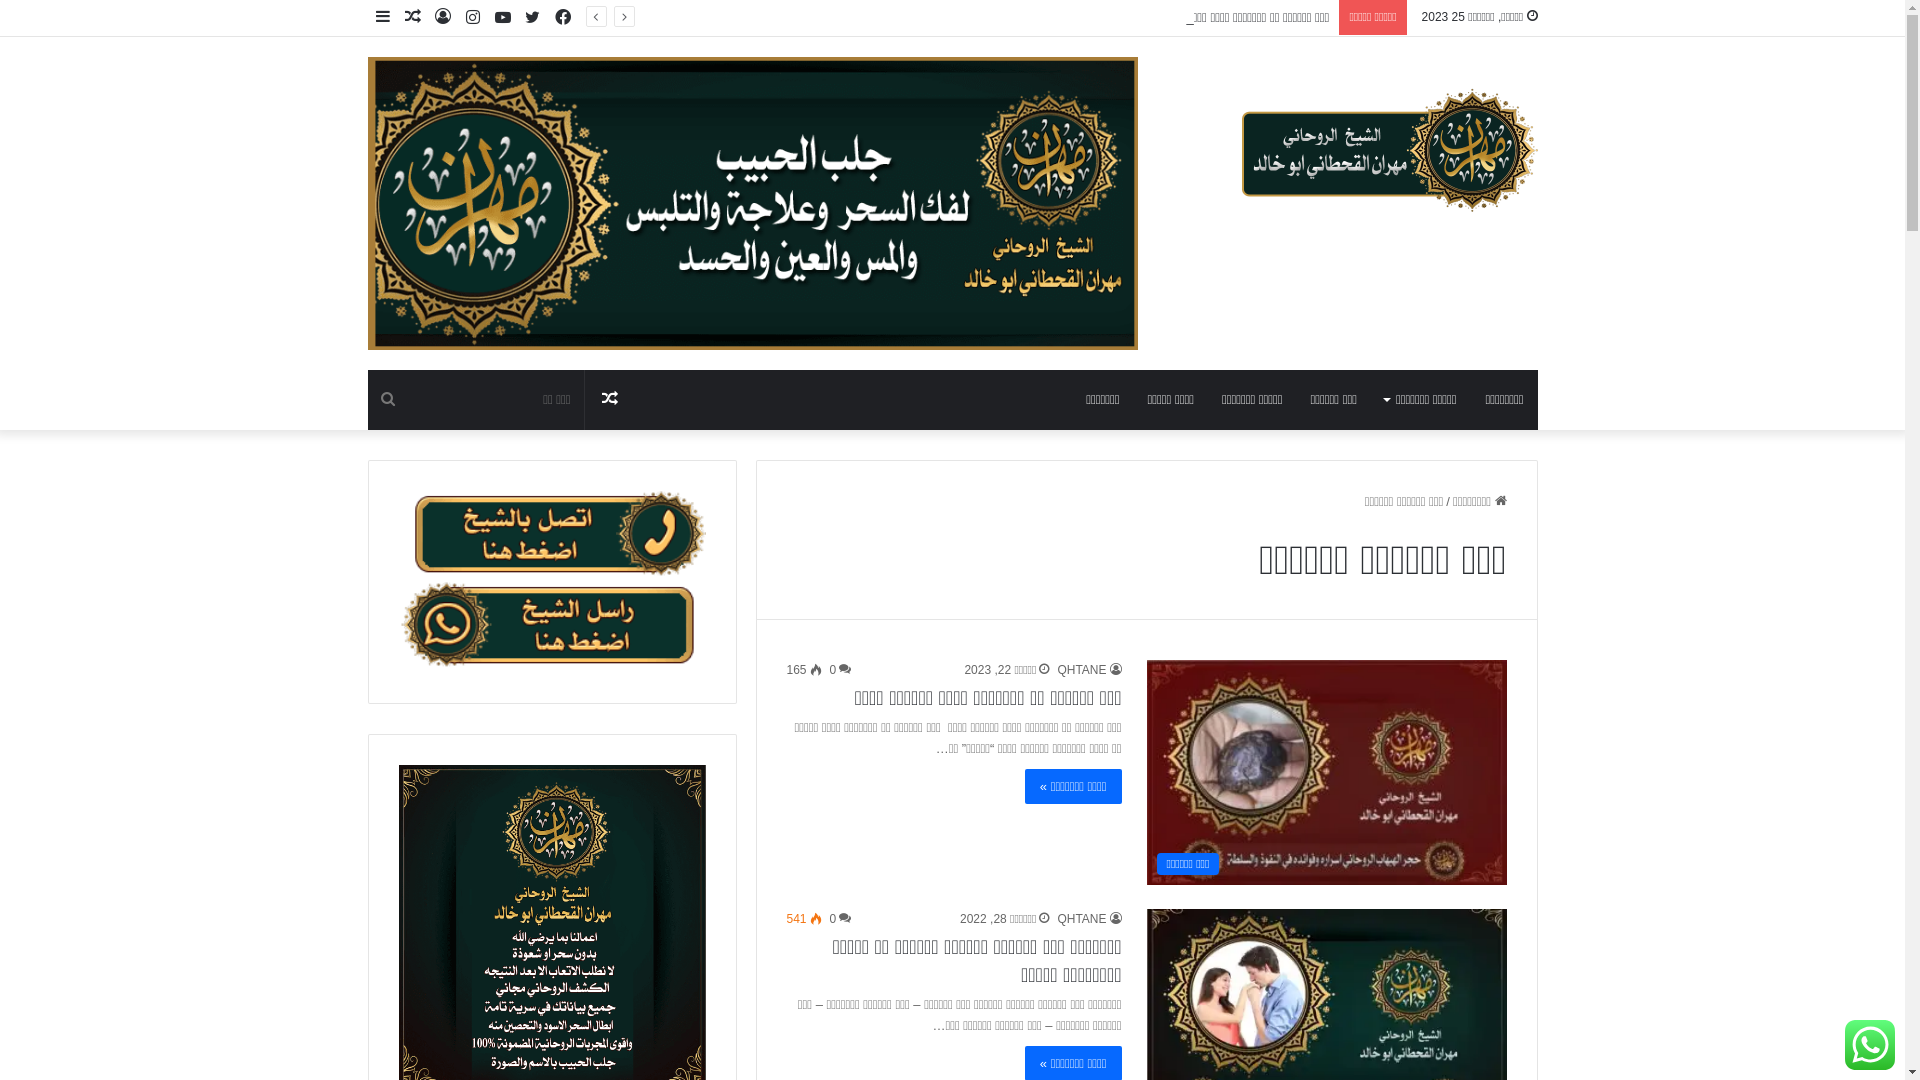 This screenshot has height=1080, width=1920. Describe the element at coordinates (1088, 670) in the screenshot. I see `'QHTANE'` at that location.